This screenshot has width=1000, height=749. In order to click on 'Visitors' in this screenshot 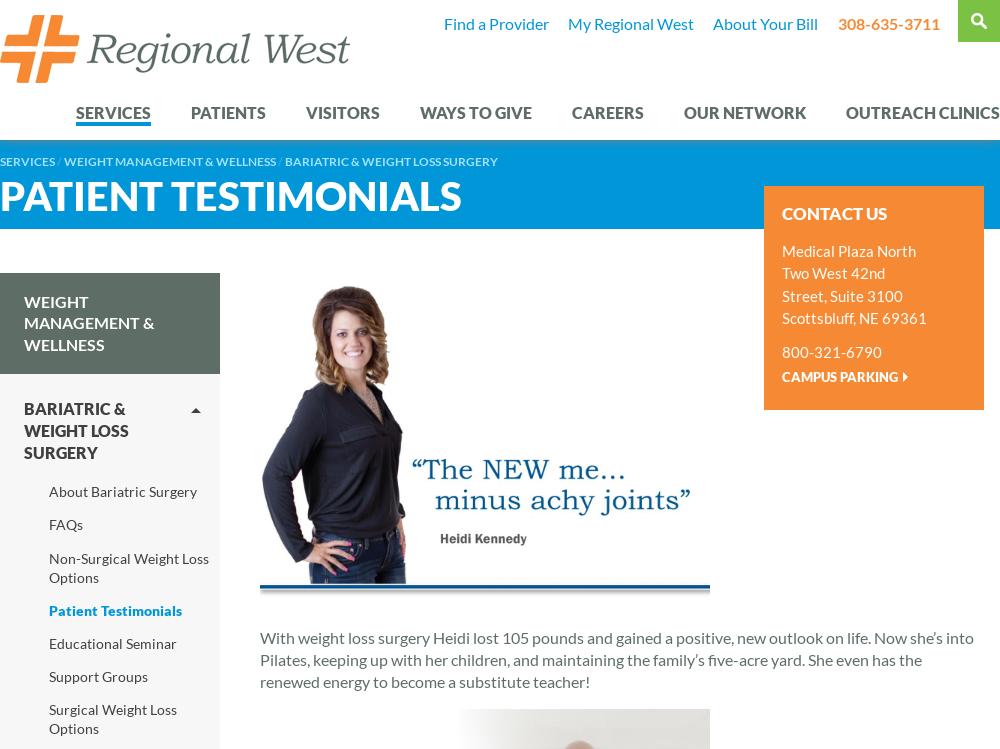, I will do `click(342, 111)`.